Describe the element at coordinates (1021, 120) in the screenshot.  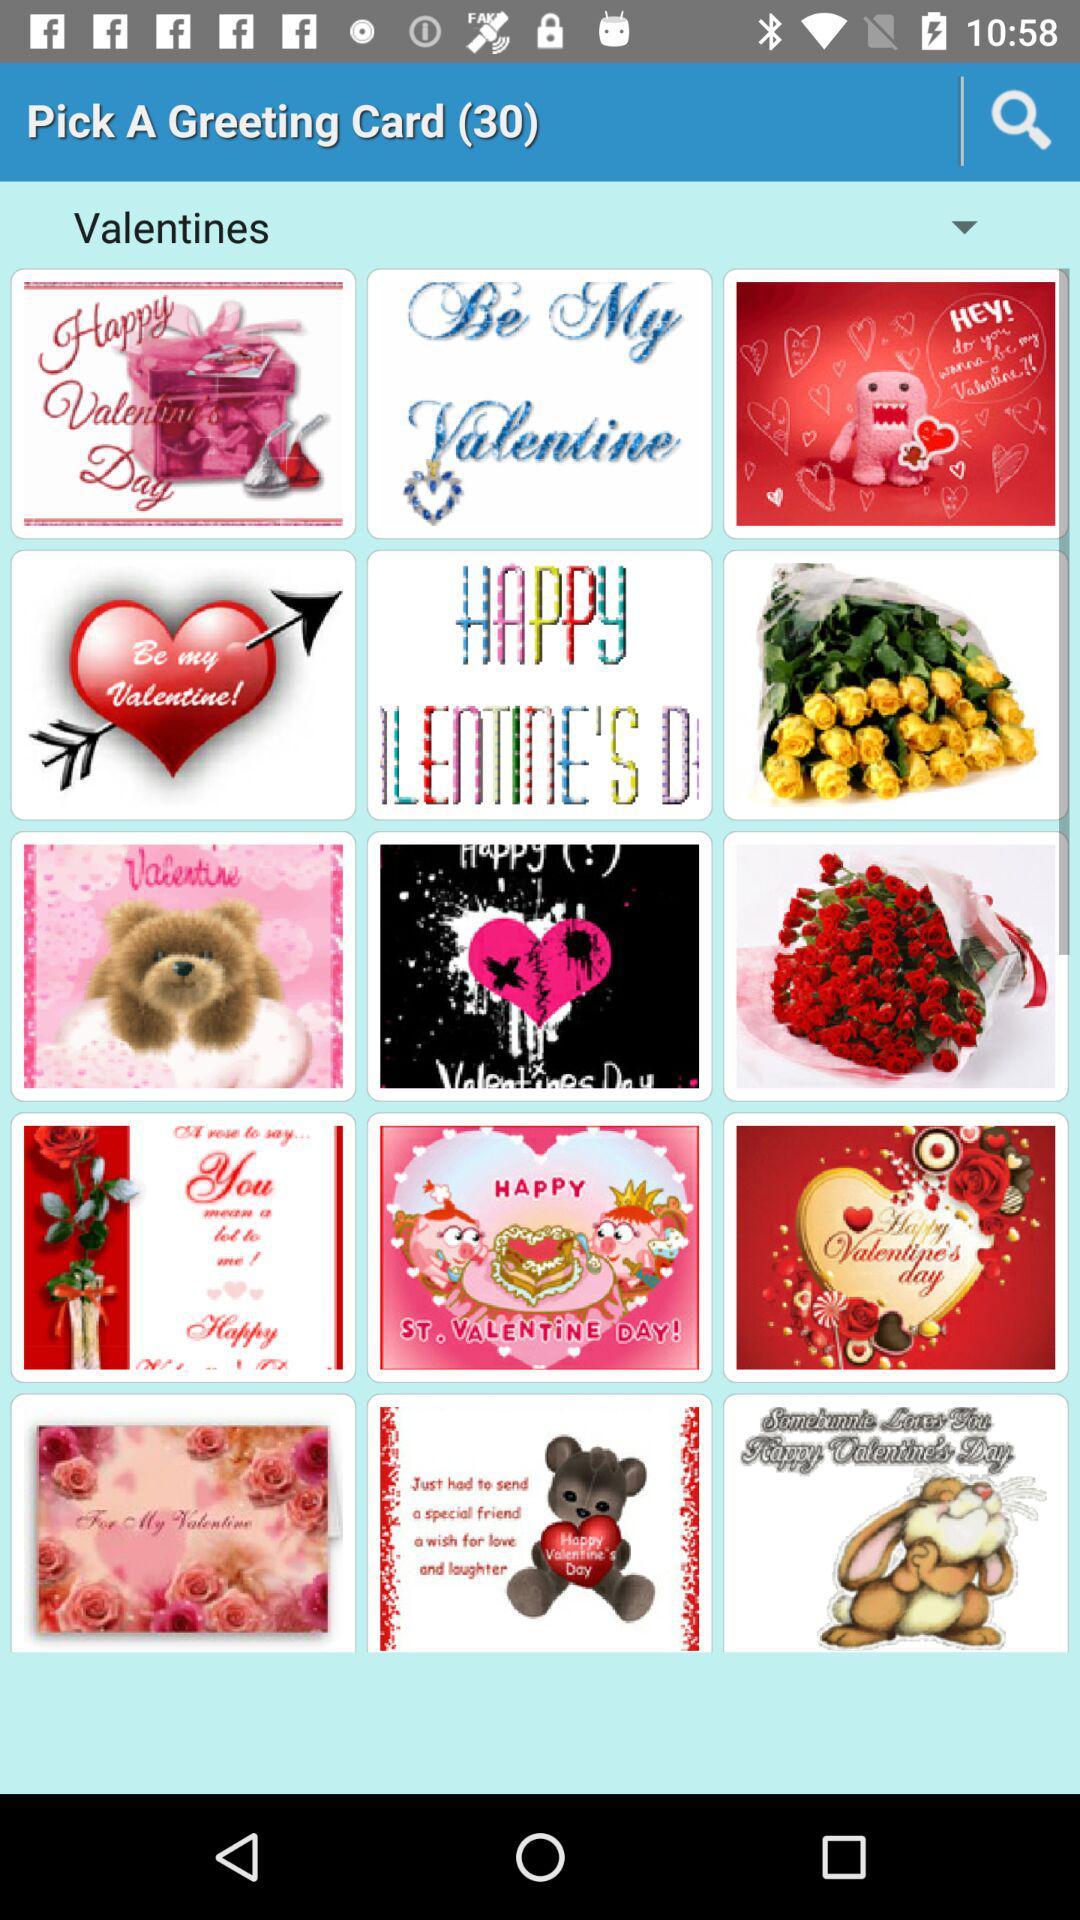
I see `the search icon` at that location.